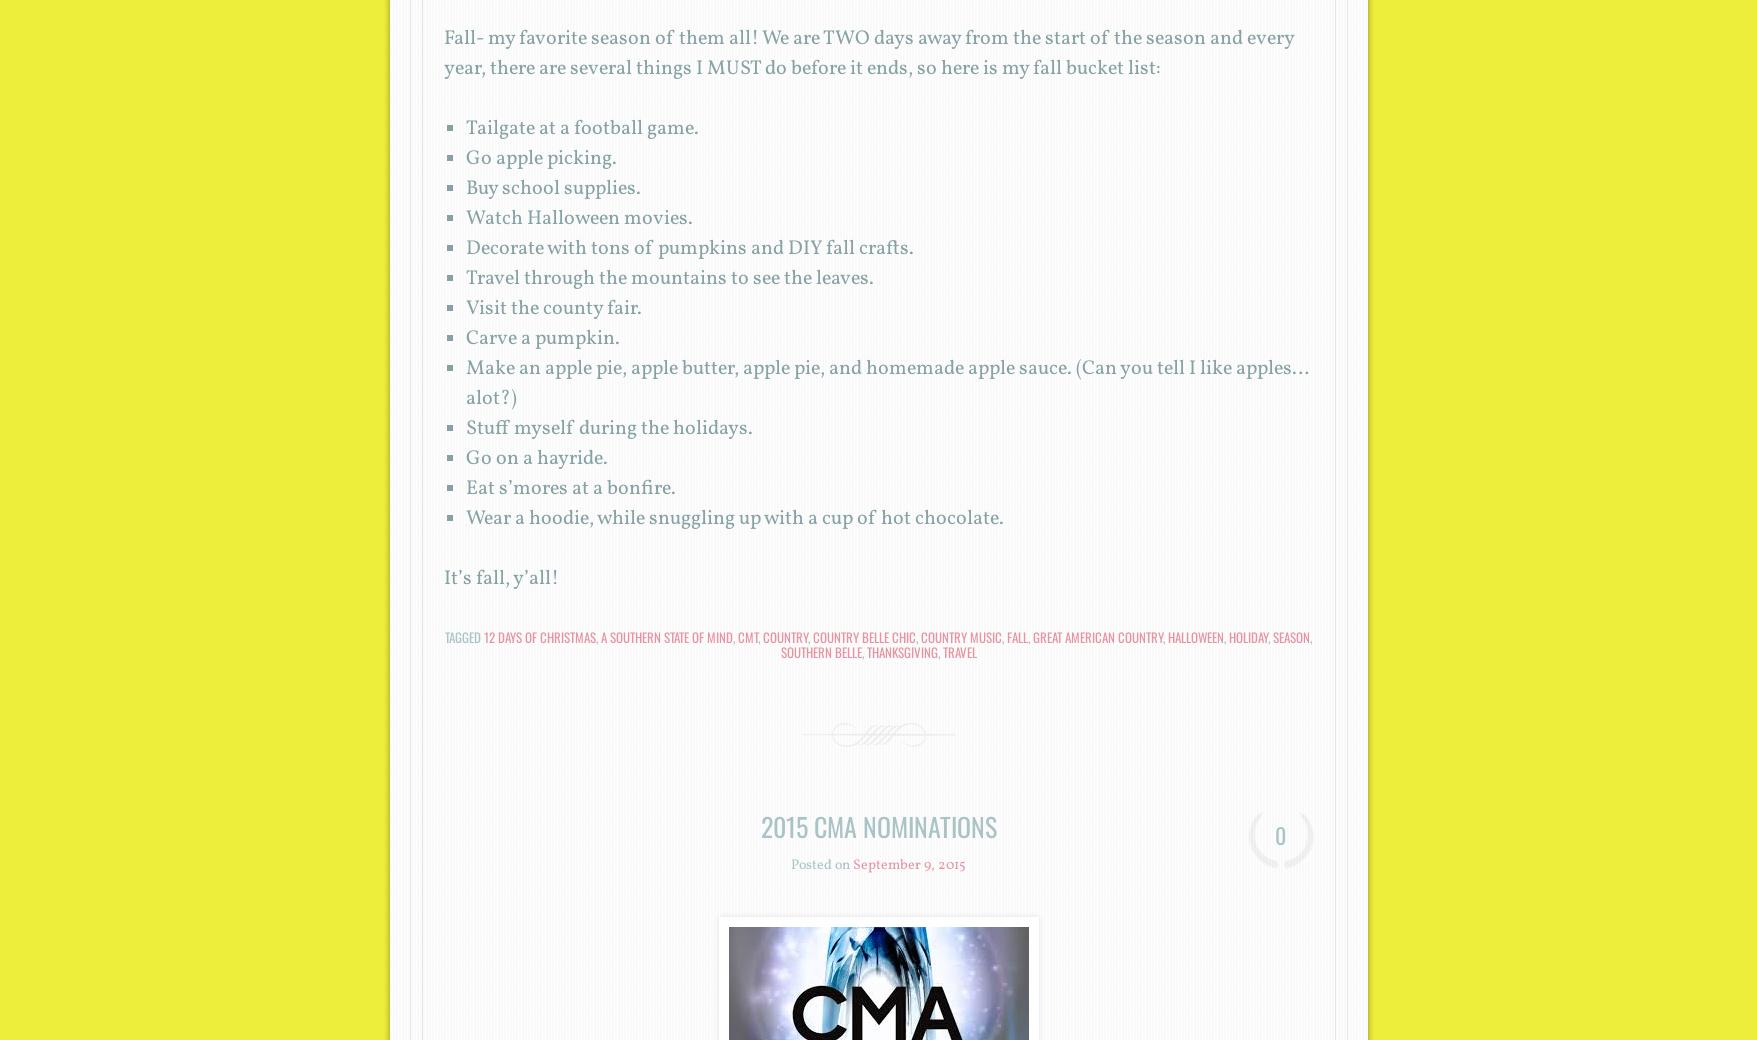 This screenshot has height=1040, width=1757. What do you see at coordinates (960, 636) in the screenshot?
I see `'country music'` at bounding box center [960, 636].